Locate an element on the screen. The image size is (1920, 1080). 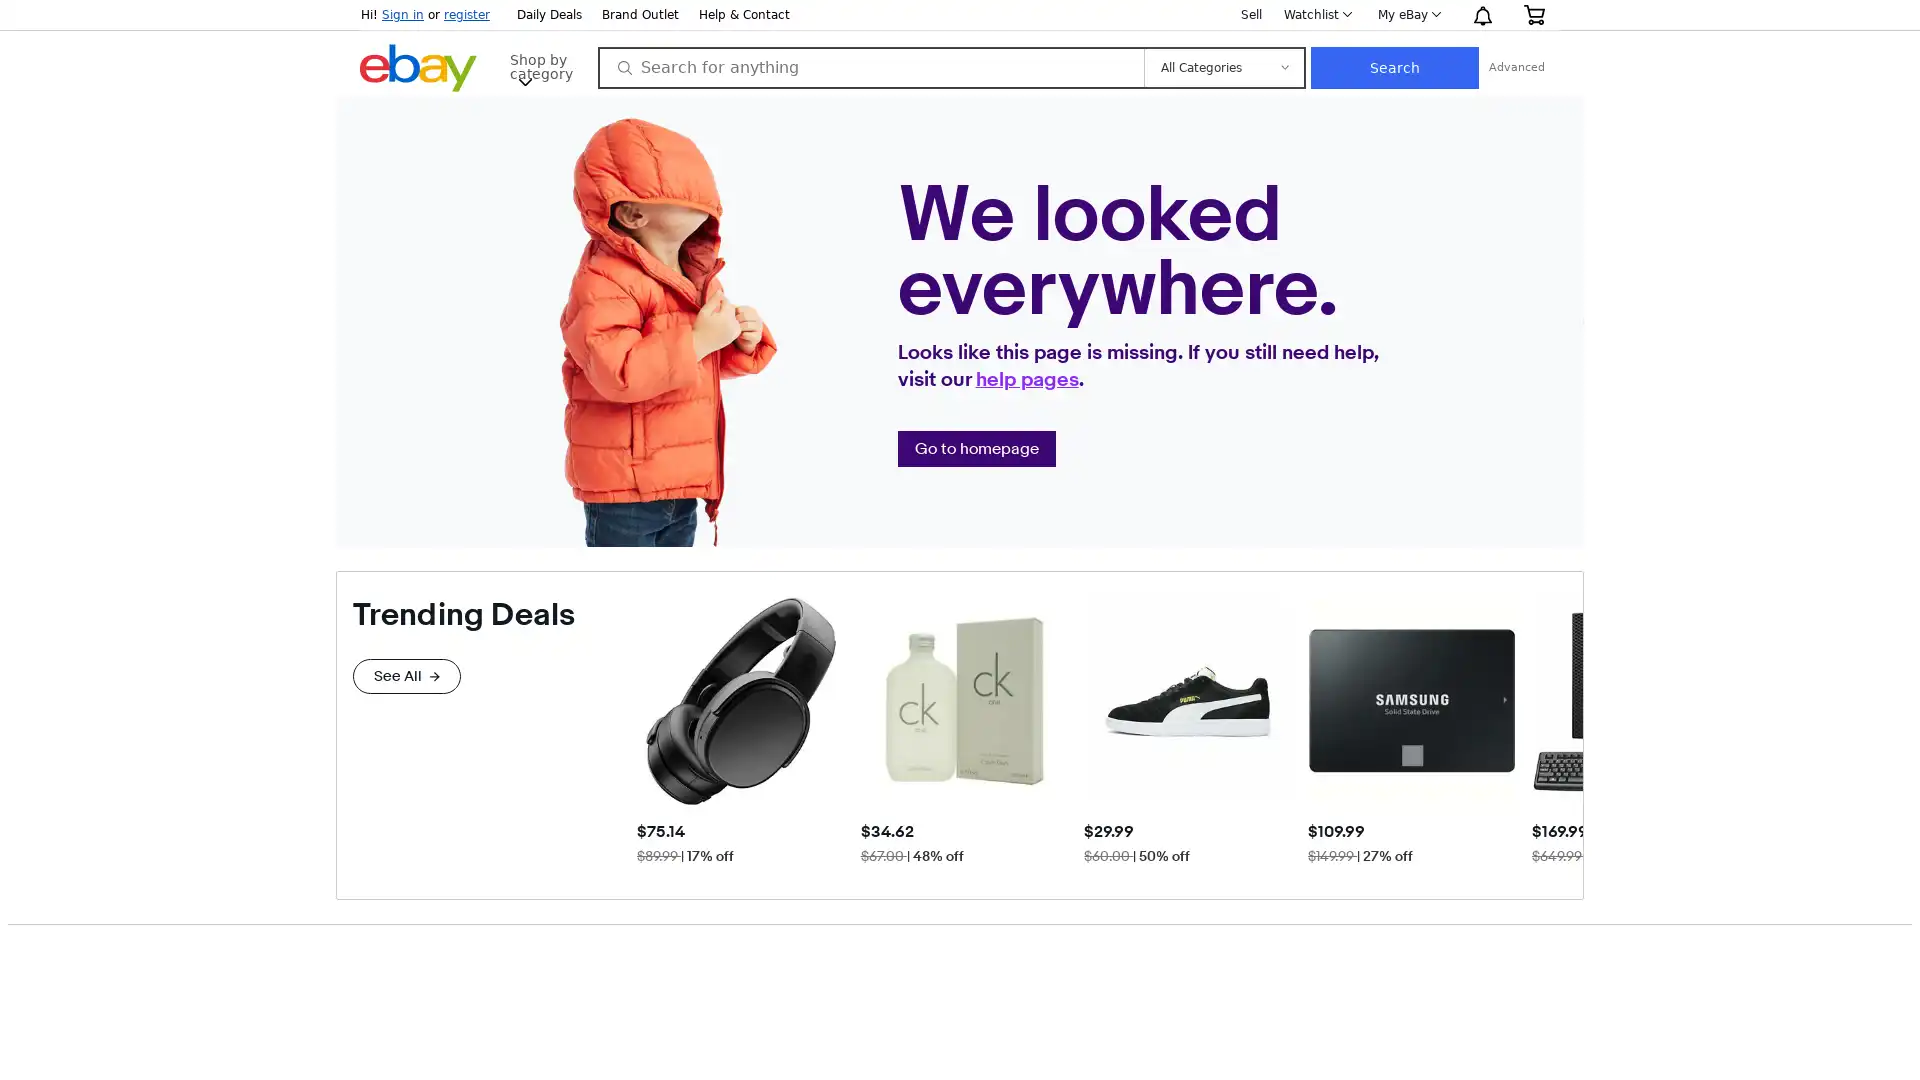
Previous Slide is located at coordinates (652, 729).